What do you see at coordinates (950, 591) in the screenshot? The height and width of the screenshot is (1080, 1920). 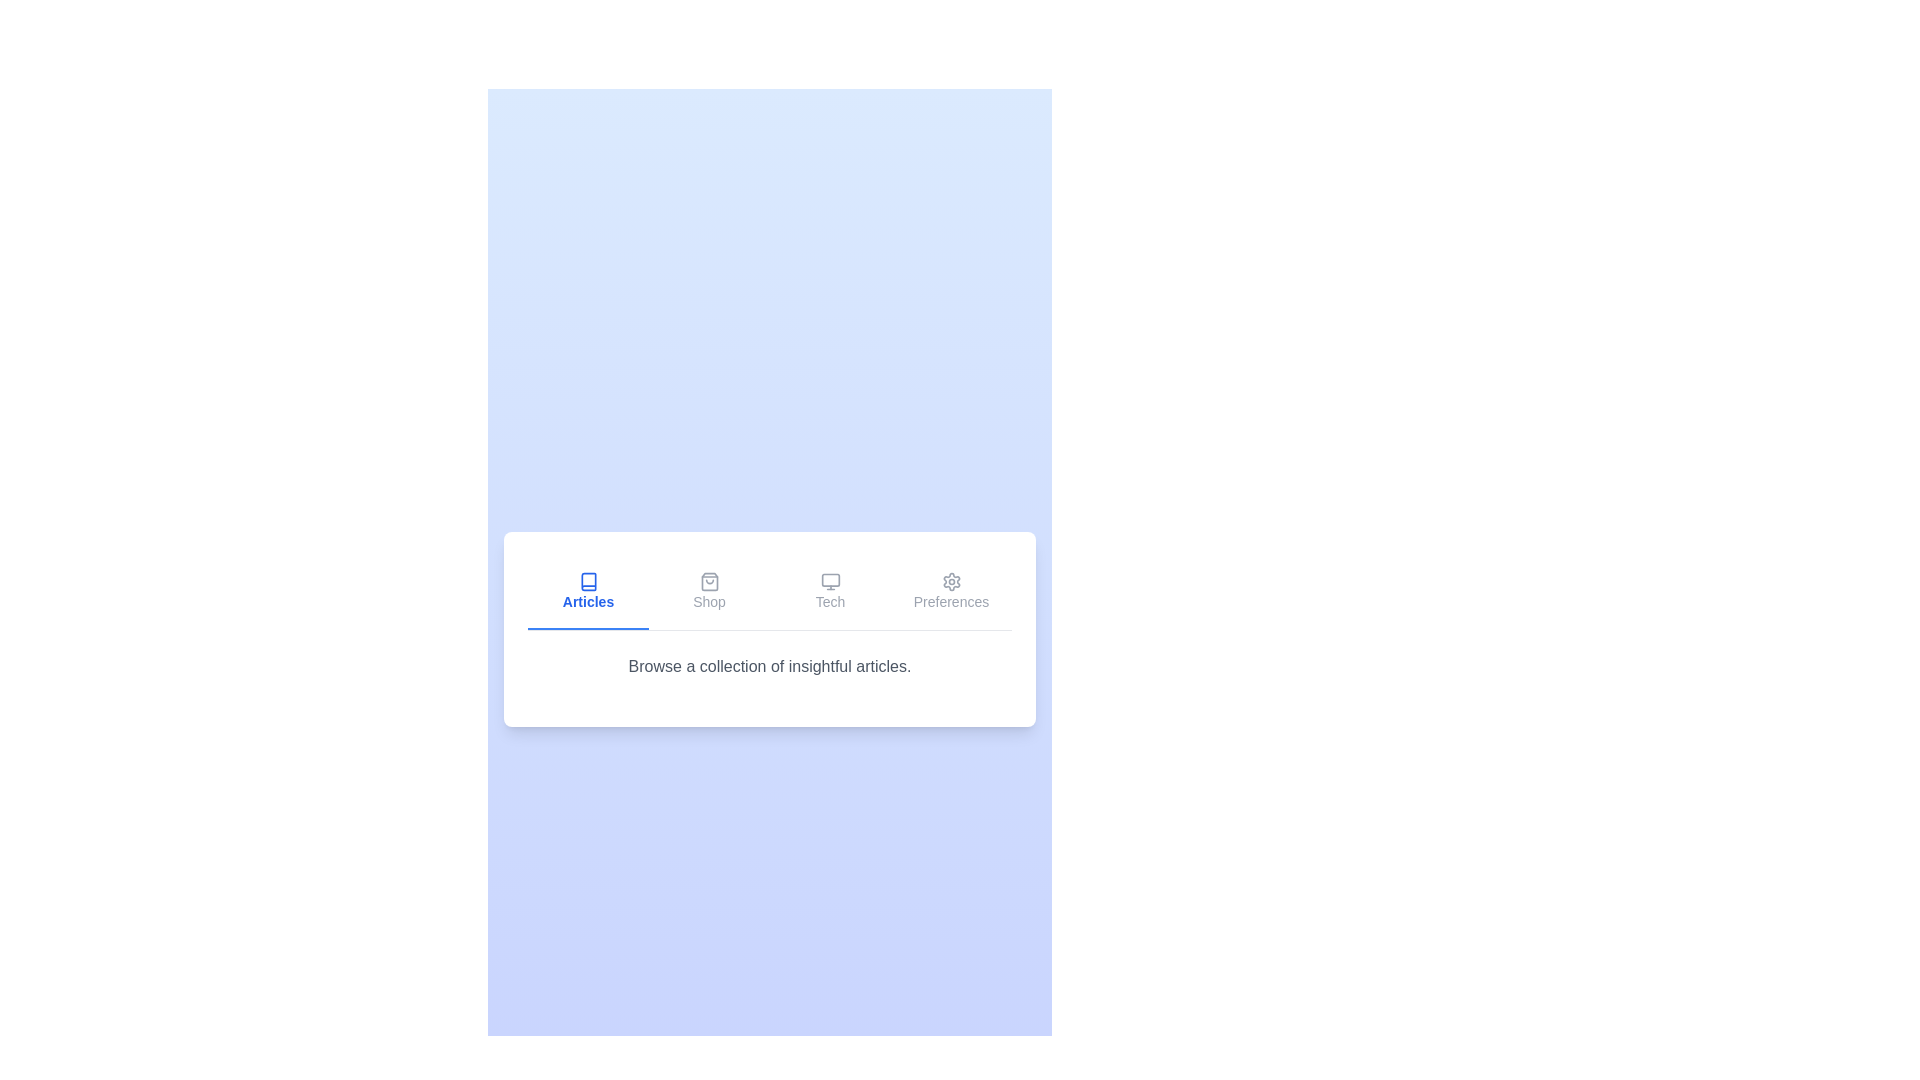 I see `the tab labeled Preferences to select it` at bounding box center [950, 591].